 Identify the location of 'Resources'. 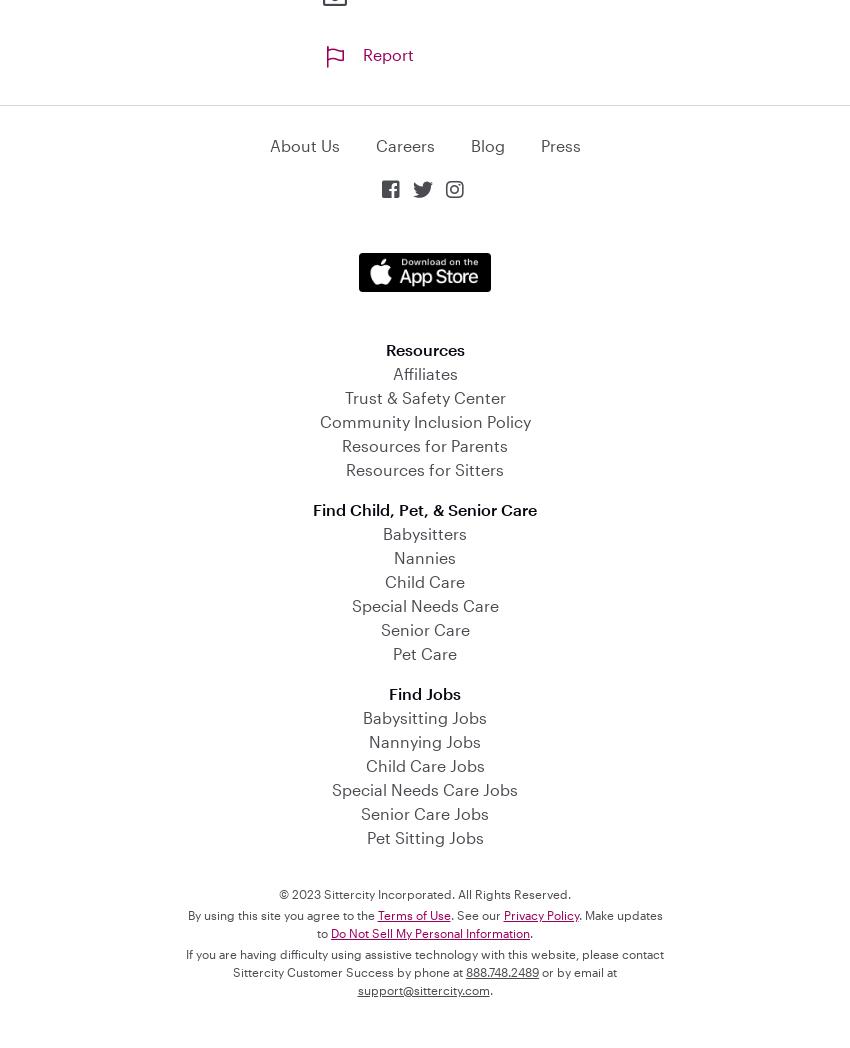
(424, 348).